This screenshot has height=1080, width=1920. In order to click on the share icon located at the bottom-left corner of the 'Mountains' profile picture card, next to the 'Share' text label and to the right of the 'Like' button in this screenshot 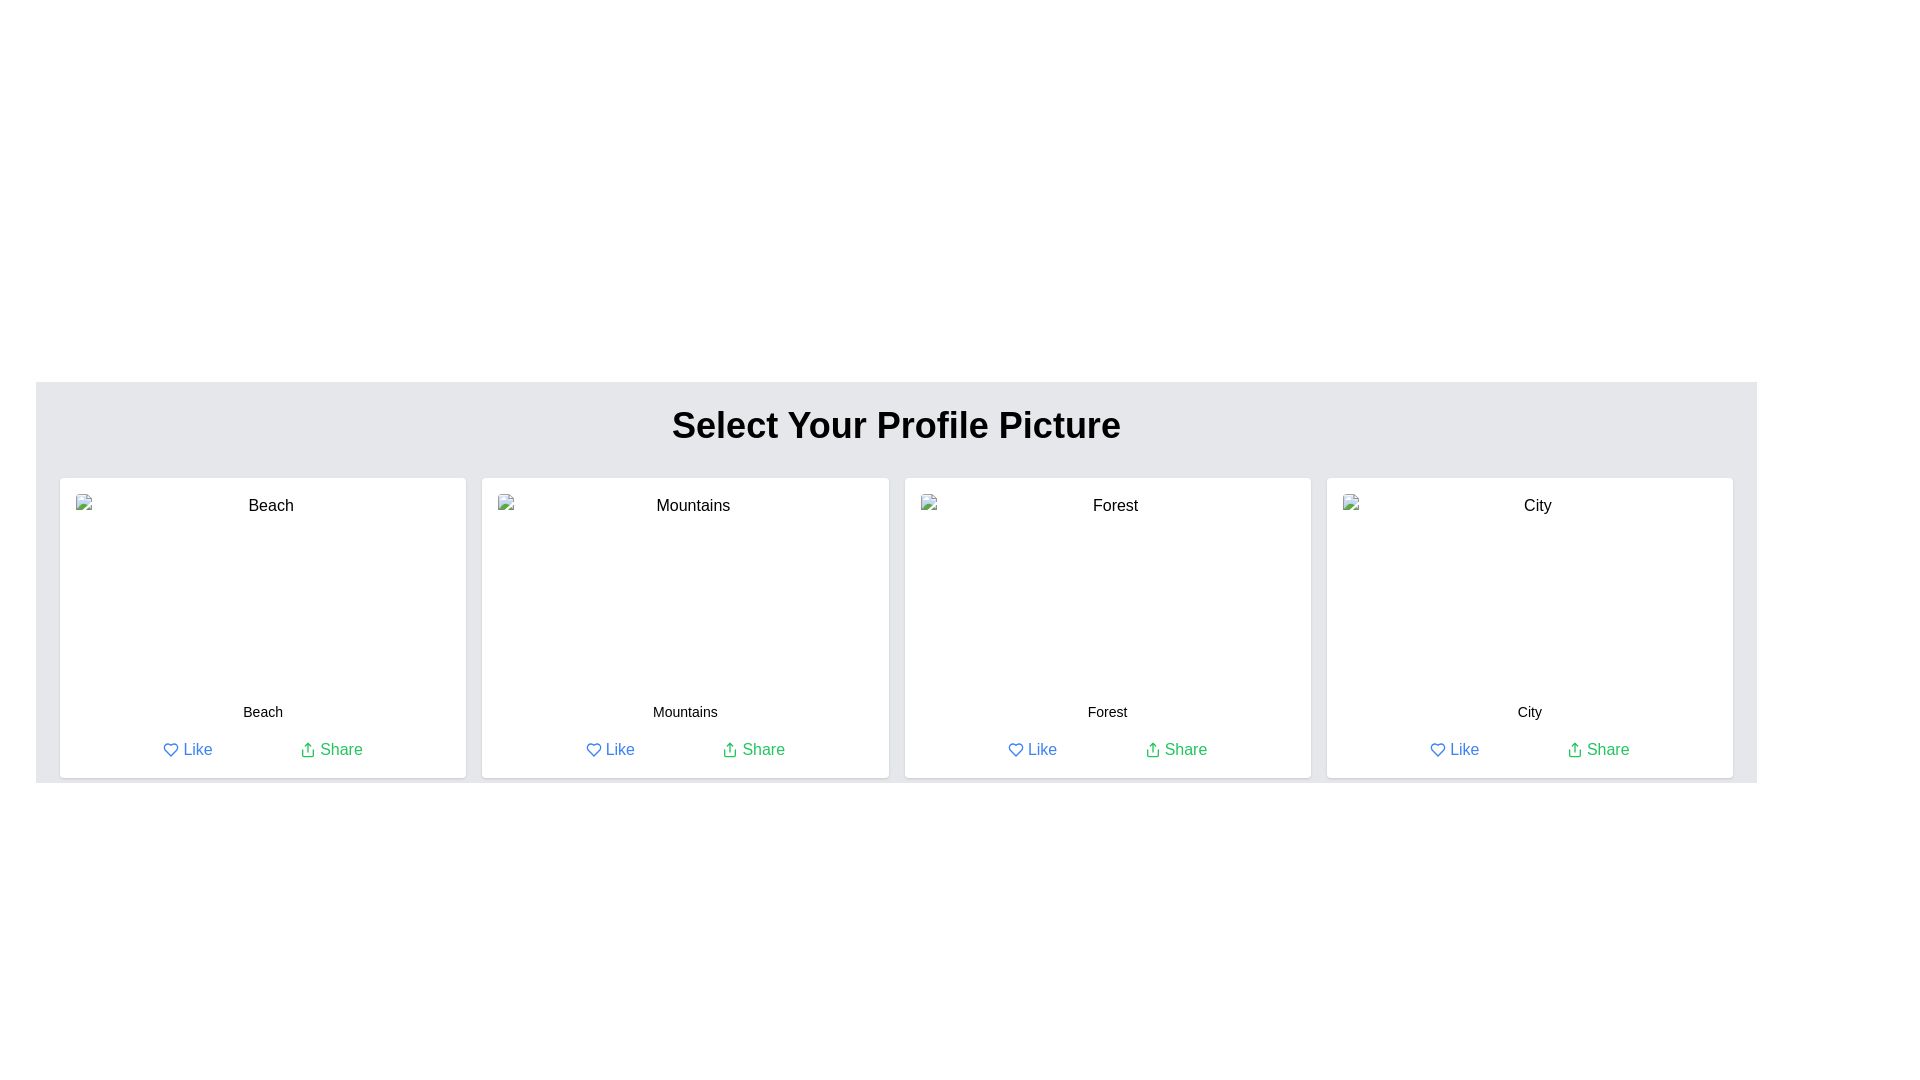, I will do `click(729, 749)`.